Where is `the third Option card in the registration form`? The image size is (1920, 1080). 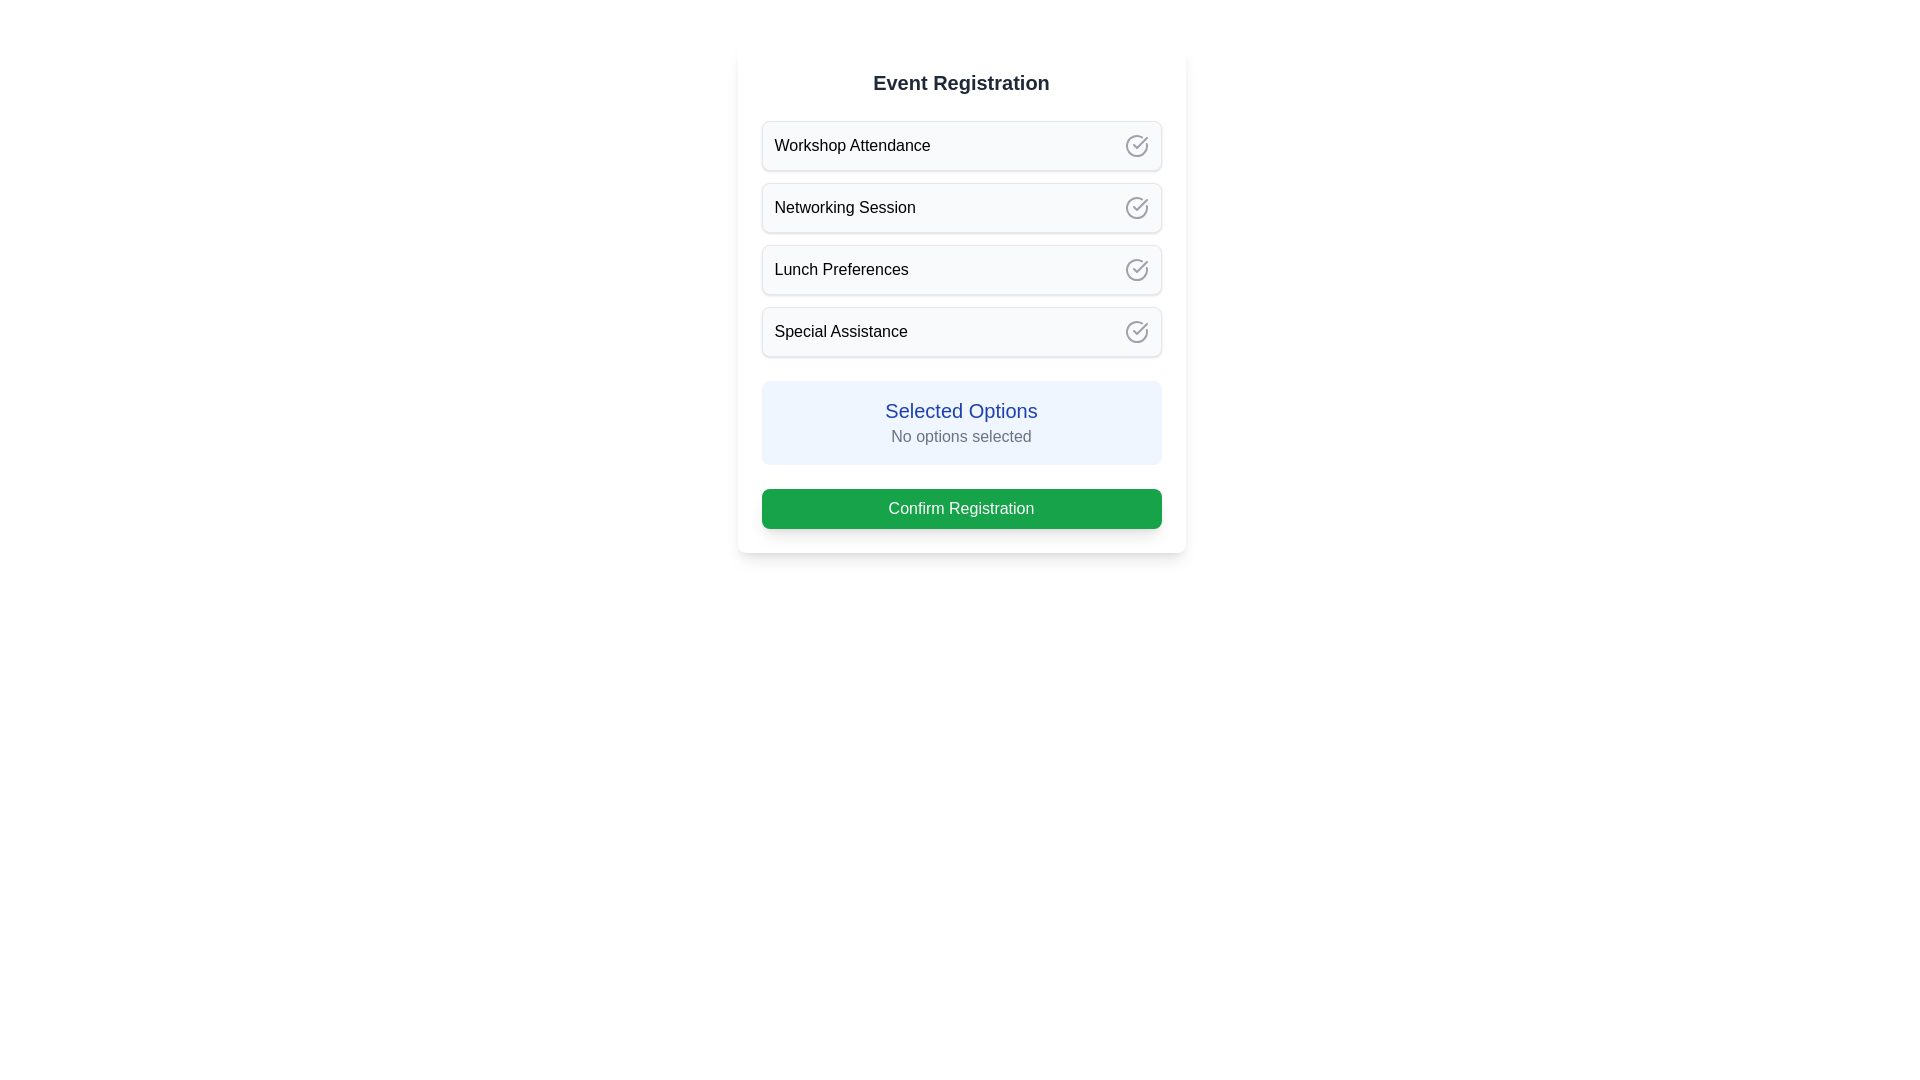 the third Option card in the registration form is located at coordinates (961, 270).